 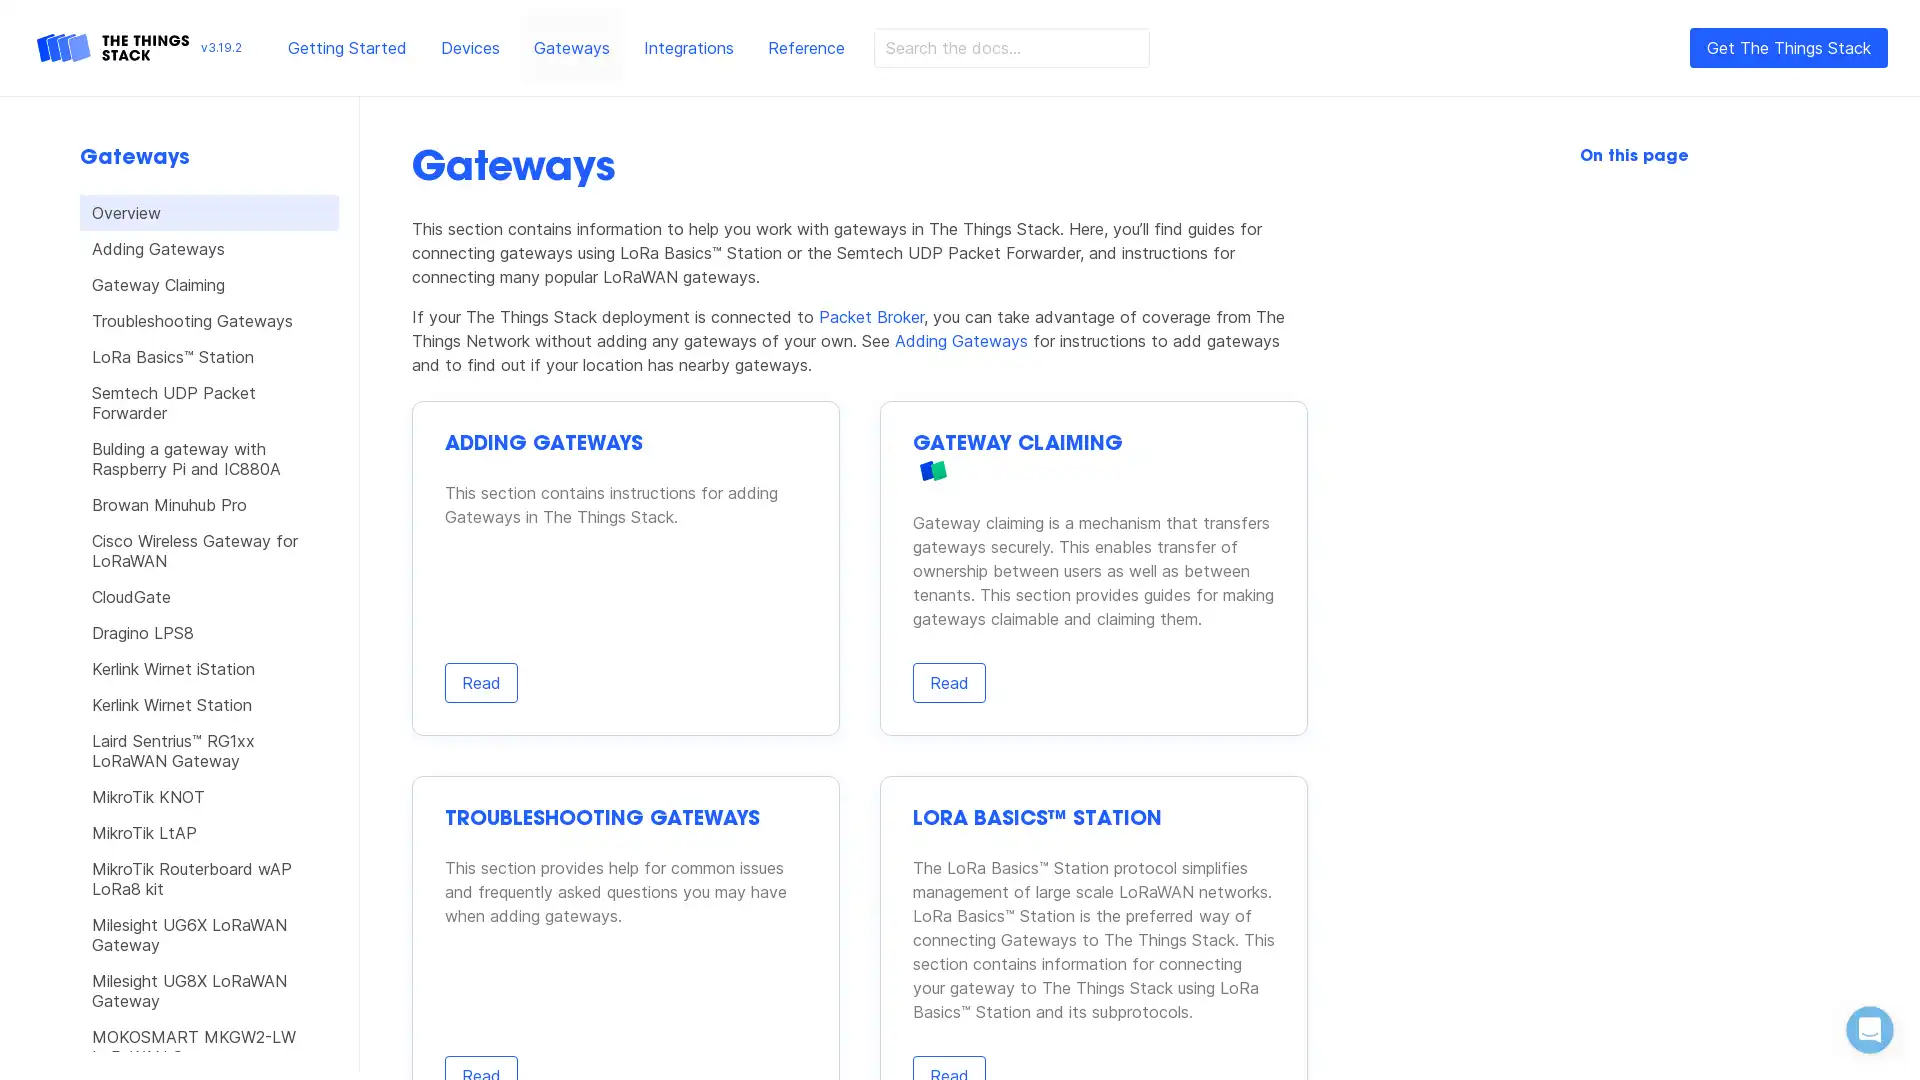 What do you see at coordinates (1869, 1029) in the screenshot?
I see `Open Intercom Messenger` at bounding box center [1869, 1029].